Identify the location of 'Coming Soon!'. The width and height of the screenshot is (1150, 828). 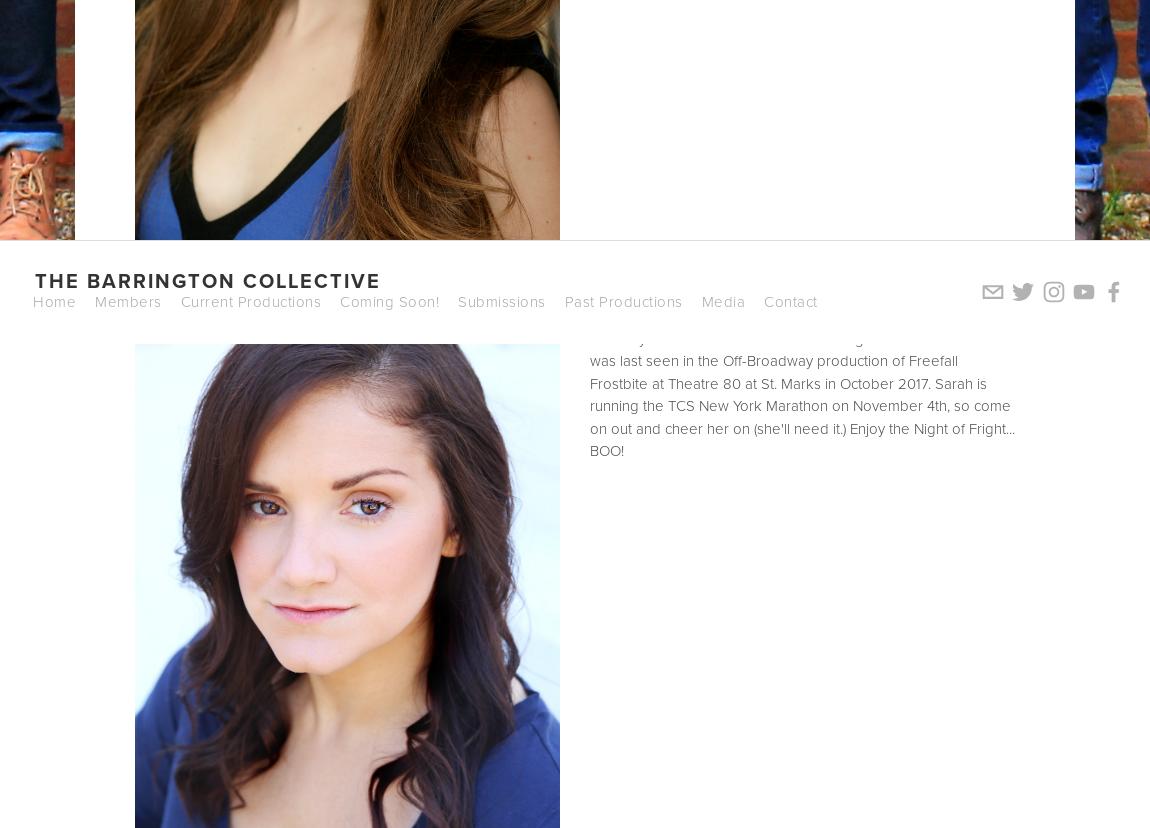
(389, 300).